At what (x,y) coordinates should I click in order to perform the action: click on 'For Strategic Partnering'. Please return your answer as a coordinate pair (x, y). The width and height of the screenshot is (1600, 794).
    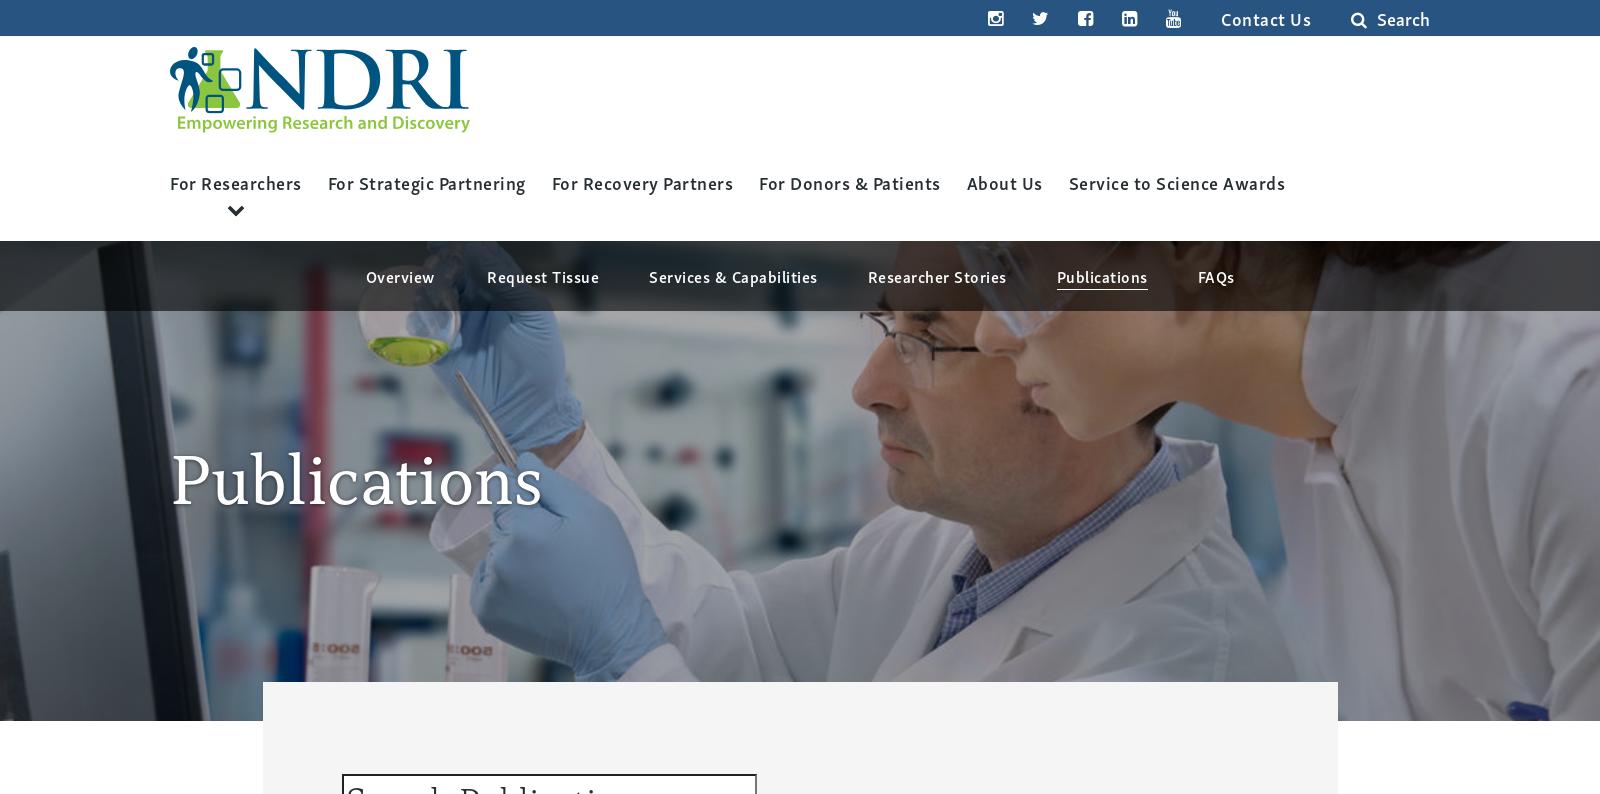
    Looking at the image, I should click on (327, 180).